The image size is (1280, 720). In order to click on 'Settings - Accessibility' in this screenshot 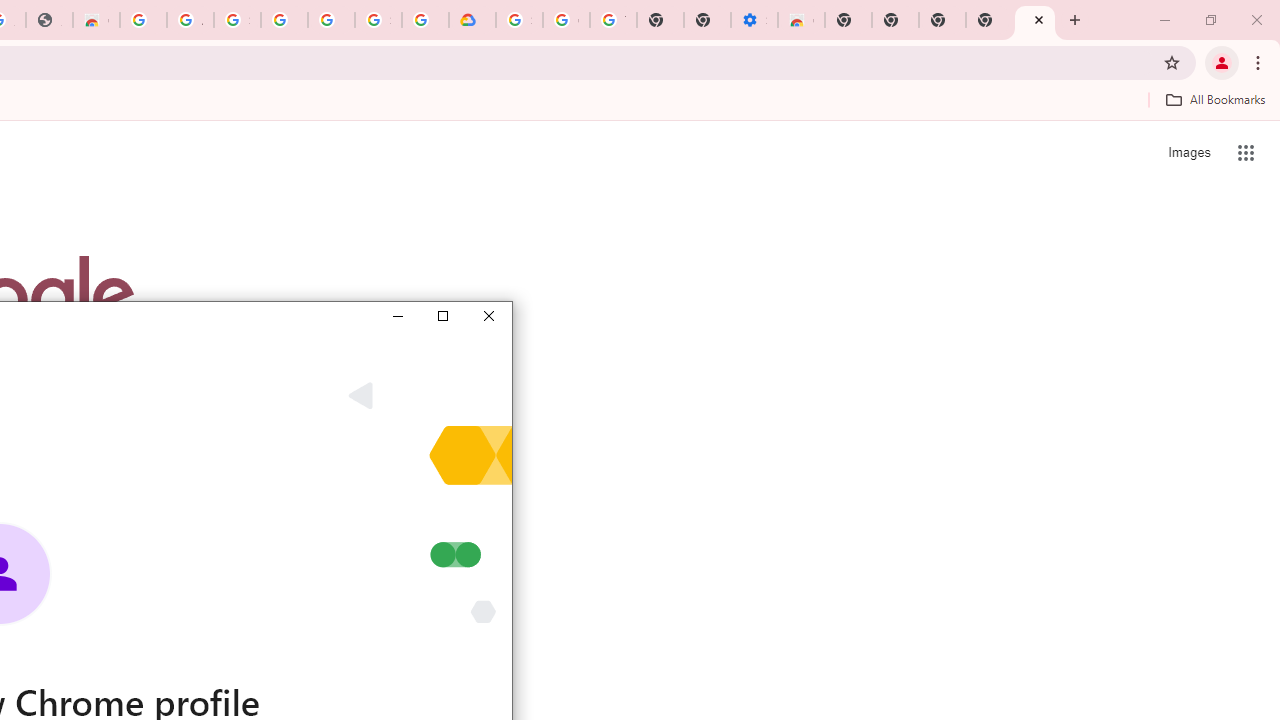, I will do `click(753, 20)`.